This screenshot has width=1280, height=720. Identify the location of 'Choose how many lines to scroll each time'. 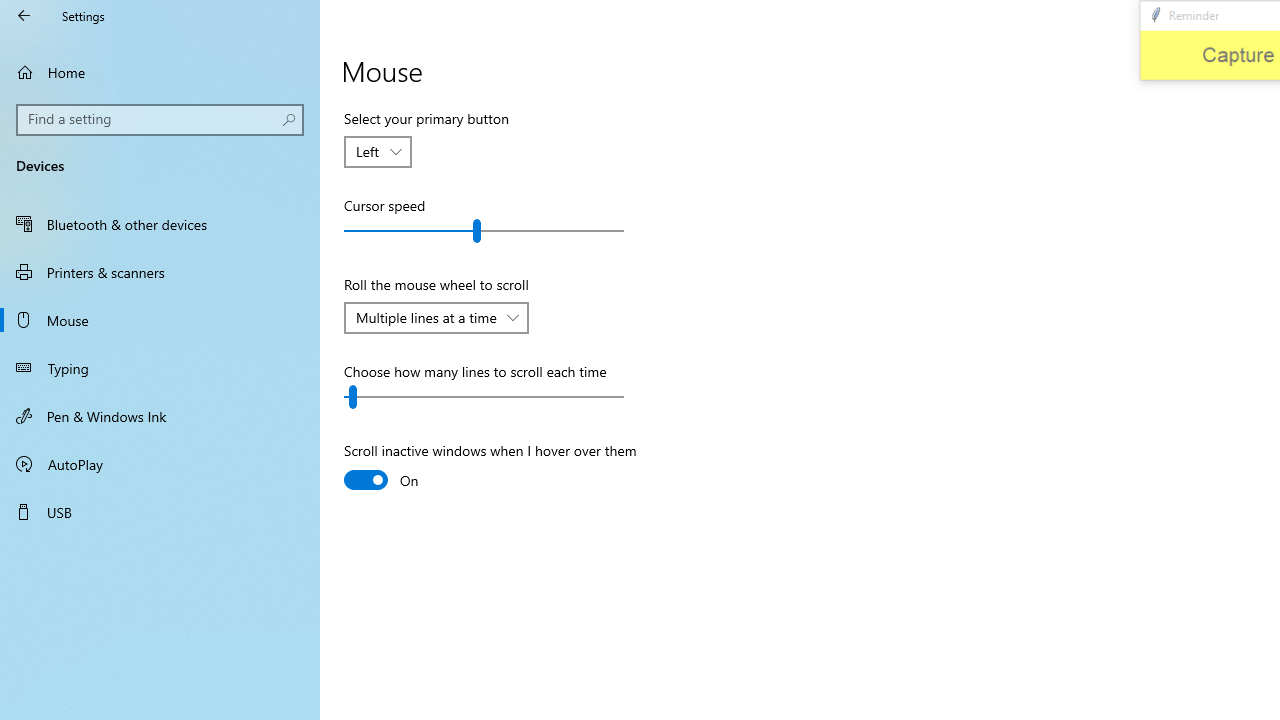
(484, 397).